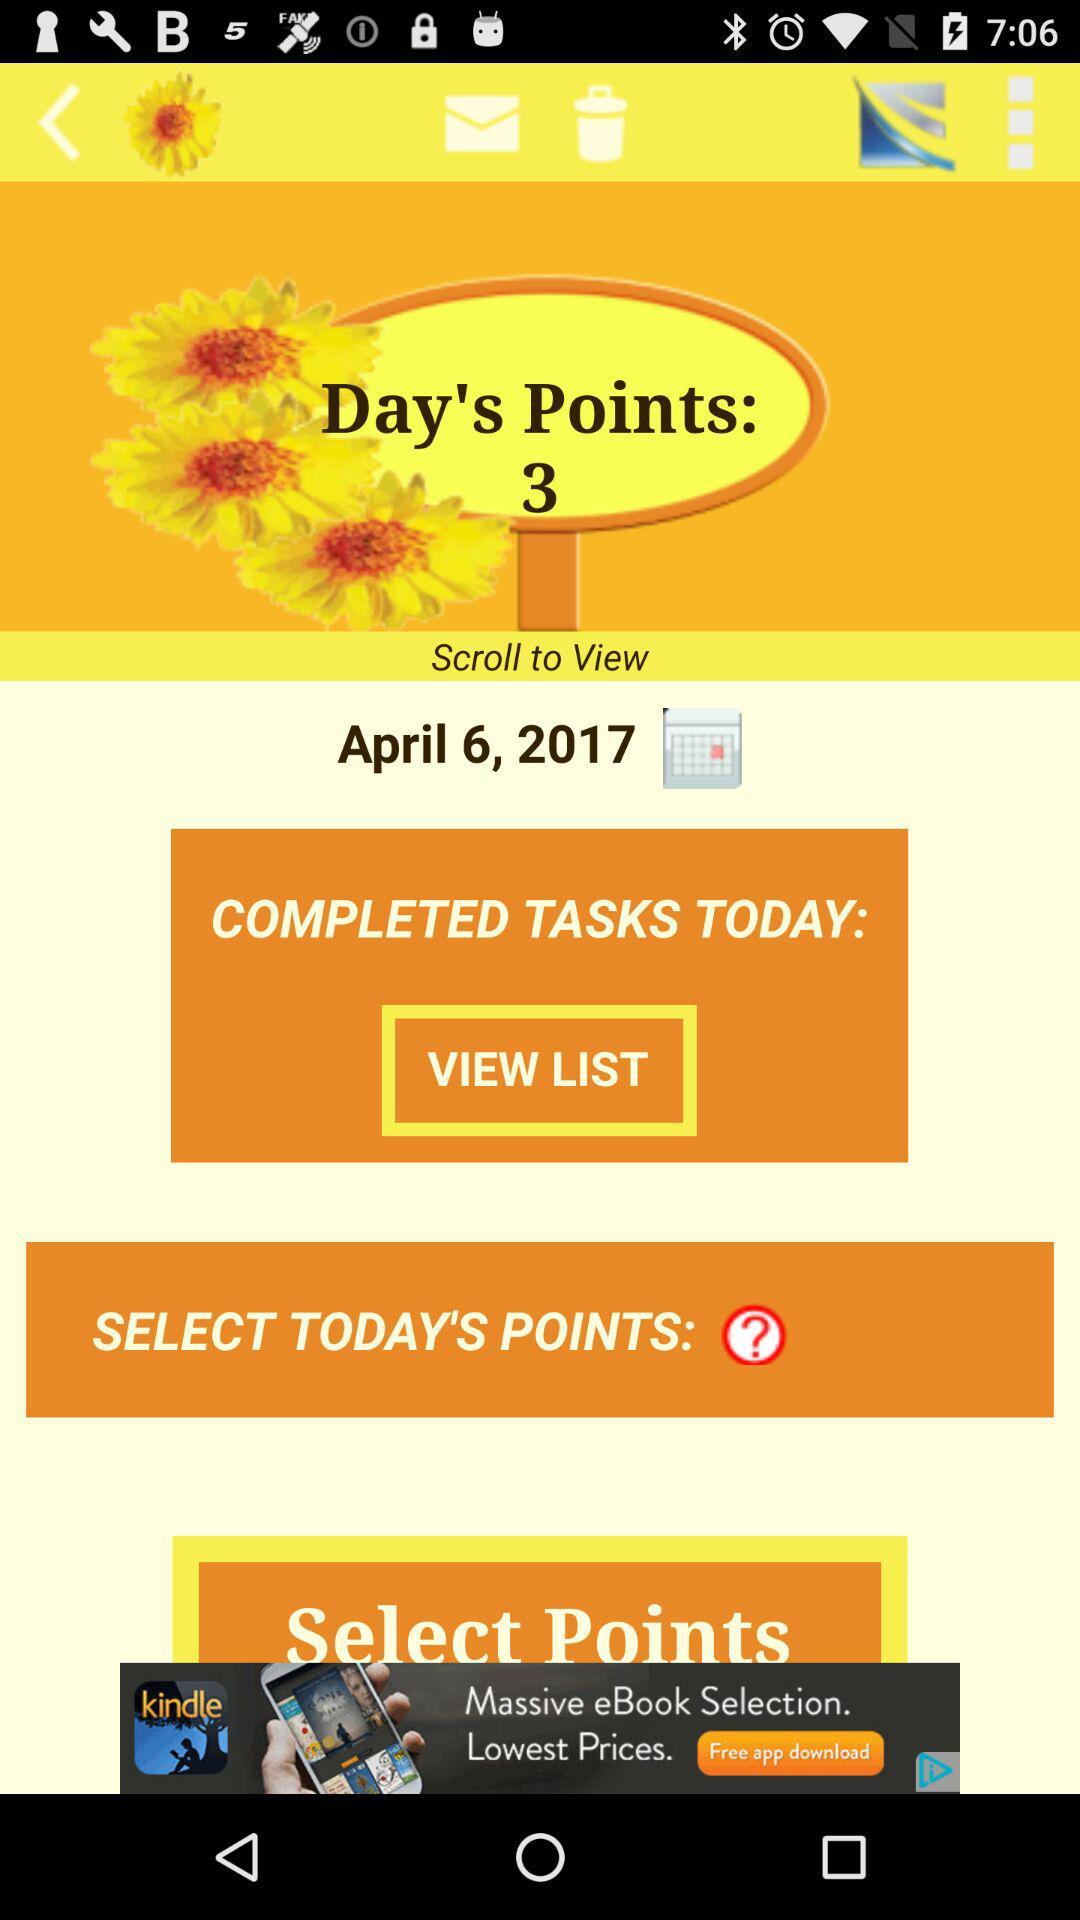  Describe the element at coordinates (902, 121) in the screenshot. I see `the app to the left of < back icon` at that location.